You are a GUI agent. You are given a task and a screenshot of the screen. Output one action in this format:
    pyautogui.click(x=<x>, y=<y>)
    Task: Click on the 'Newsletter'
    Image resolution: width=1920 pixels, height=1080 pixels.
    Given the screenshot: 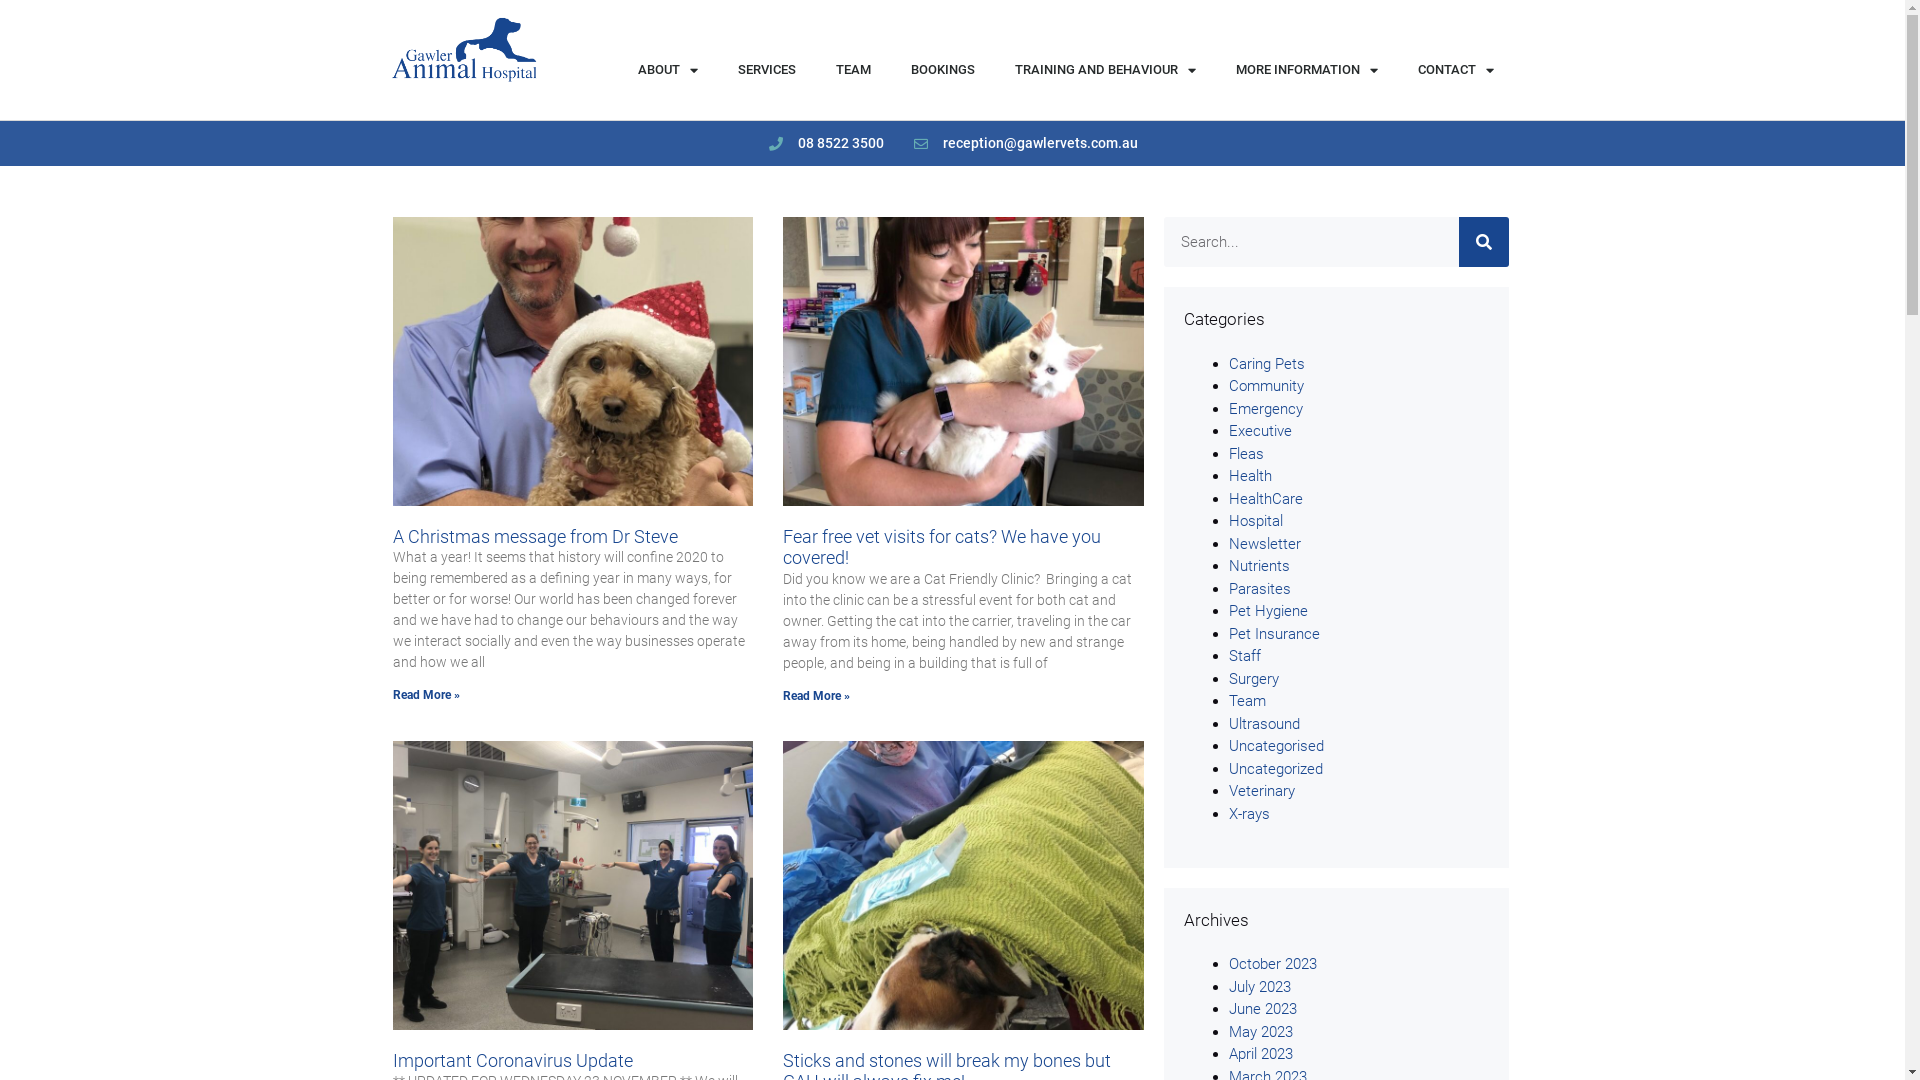 What is the action you would take?
    pyautogui.click(x=1264, y=543)
    